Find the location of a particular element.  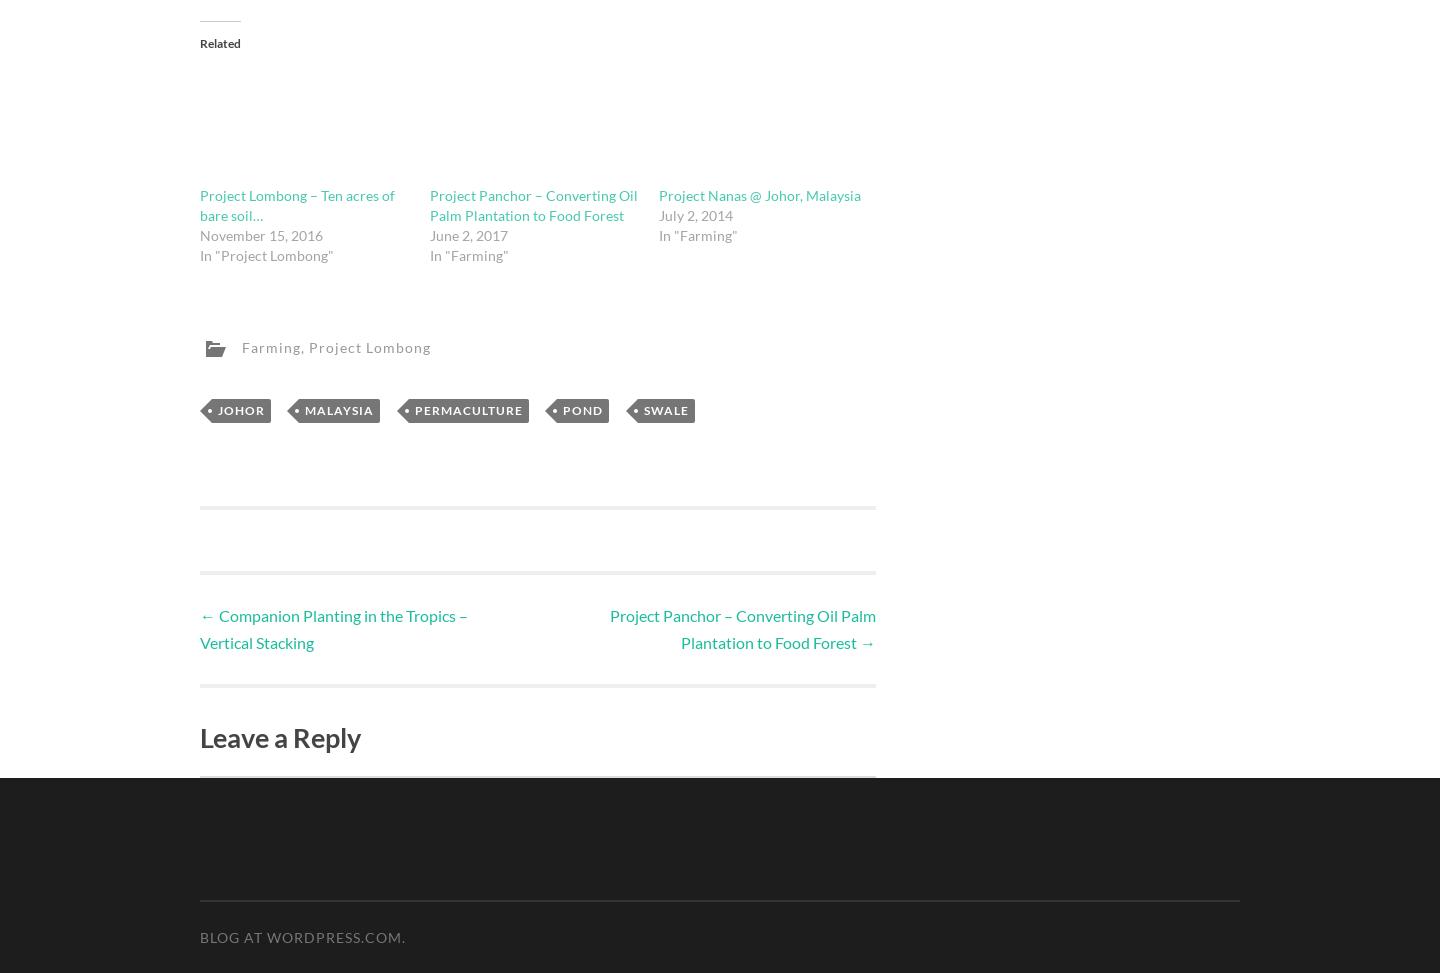

'Related' is located at coordinates (200, 42).